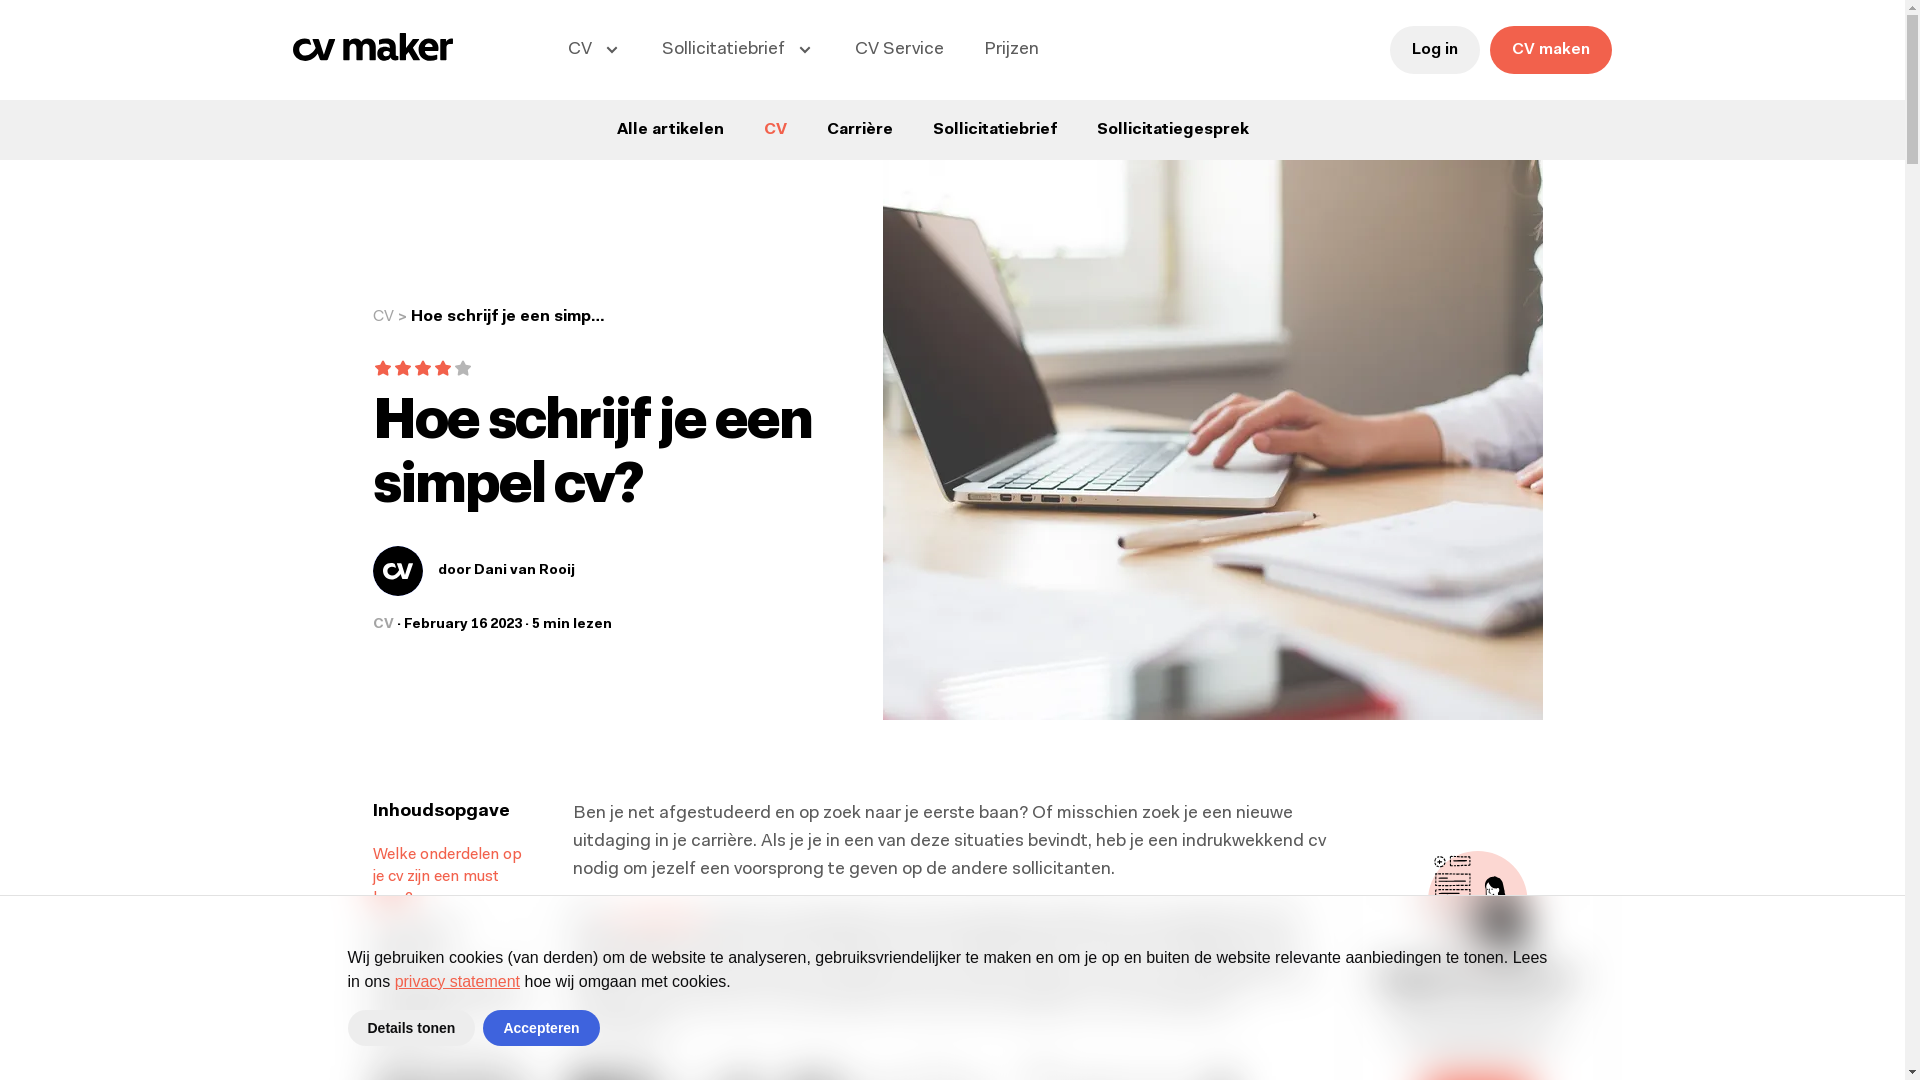 The width and height of the screenshot is (1920, 1080). Describe the element at coordinates (541, 1028) in the screenshot. I see `'Accepteren'` at that location.